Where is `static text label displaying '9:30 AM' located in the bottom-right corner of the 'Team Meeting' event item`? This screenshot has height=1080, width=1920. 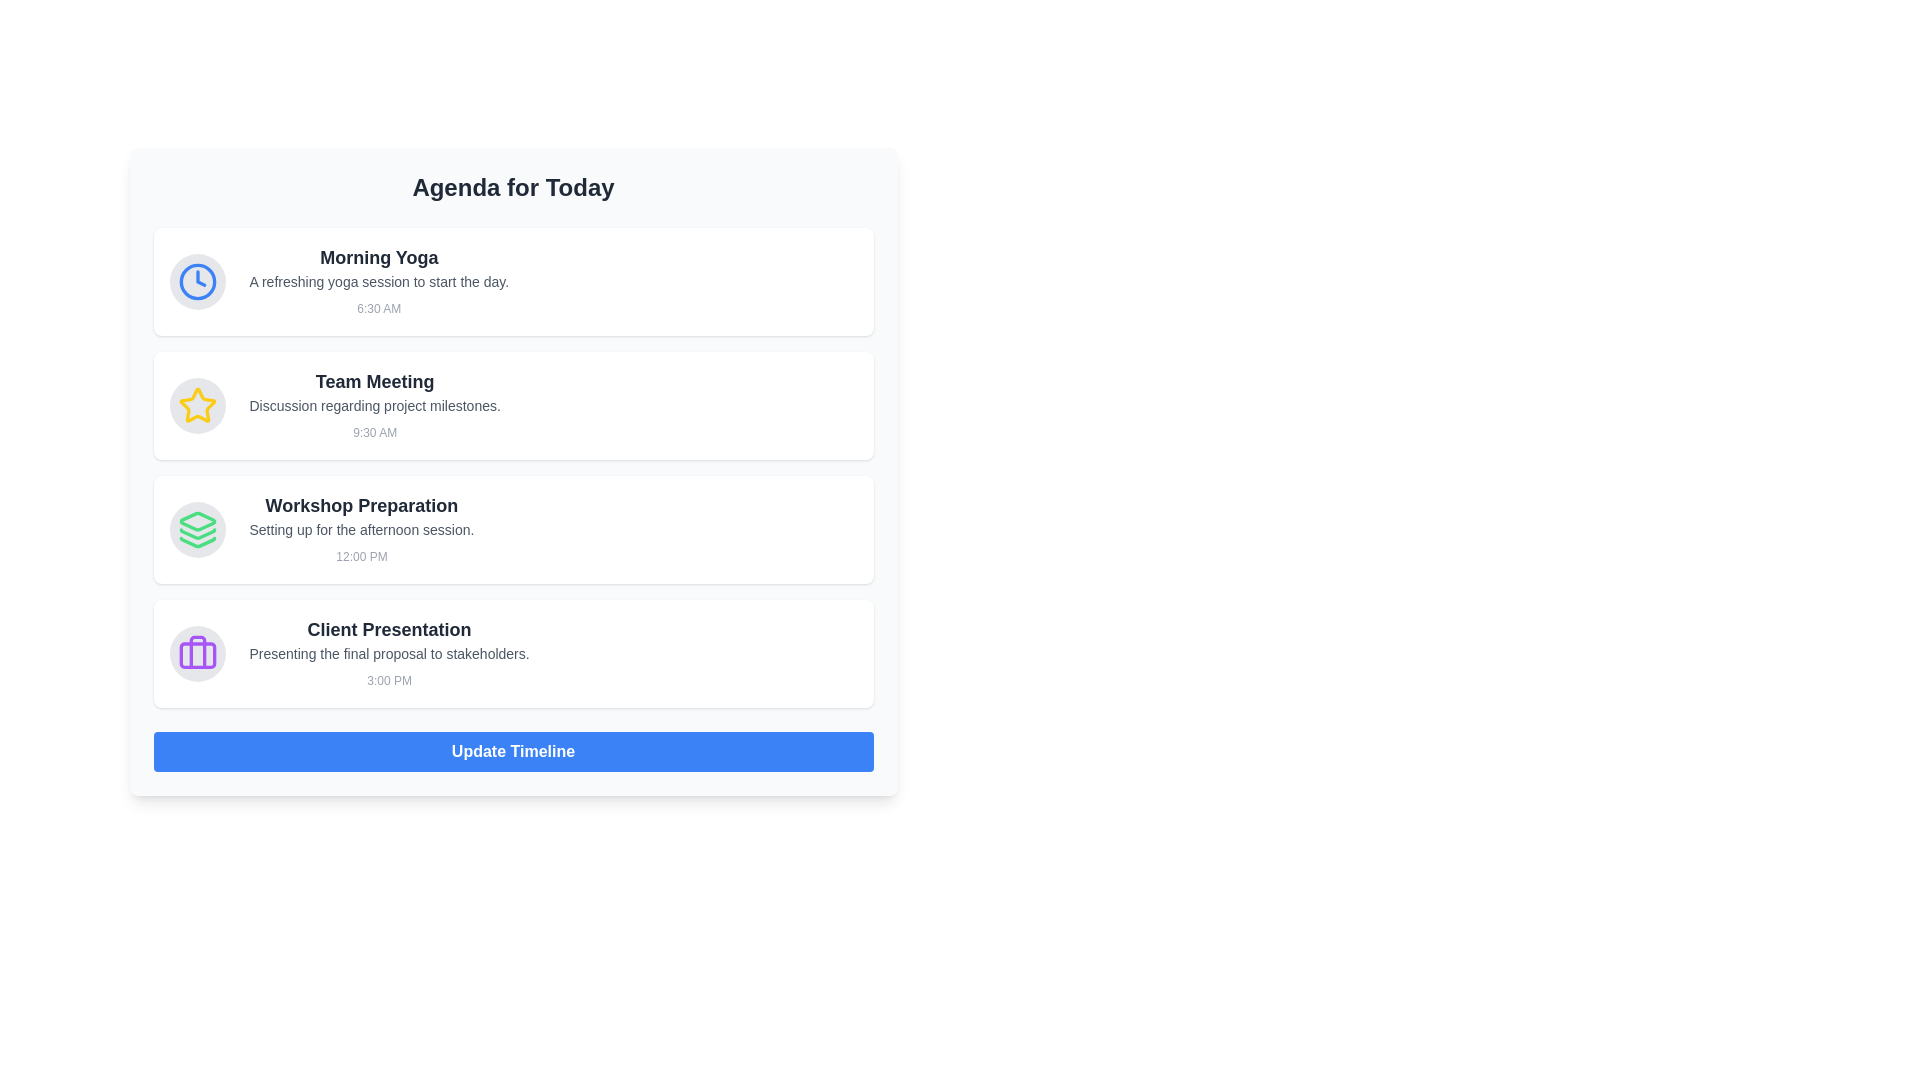 static text label displaying '9:30 AM' located in the bottom-right corner of the 'Team Meeting' event item is located at coordinates (375, 431).